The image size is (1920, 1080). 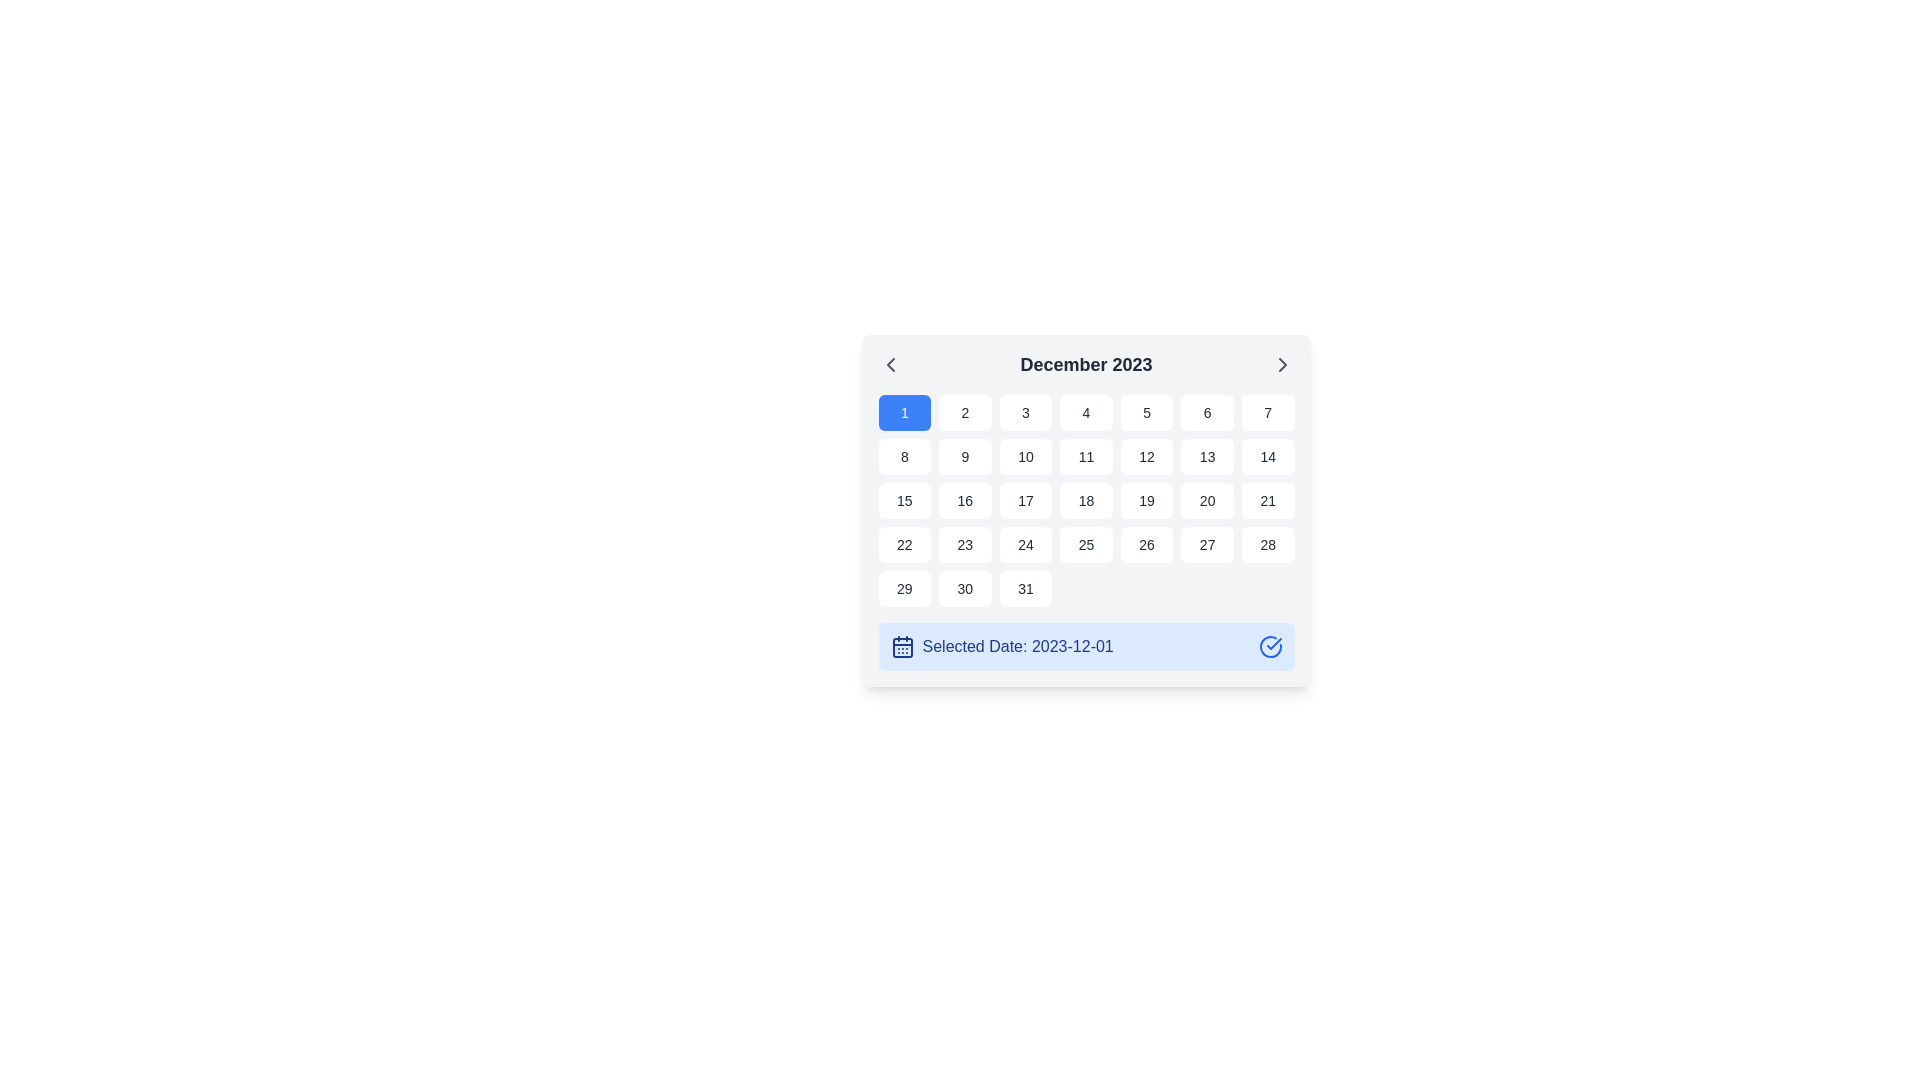 I want to click on the button displaying the number '20' in gray color, located in the fourth row and sixth column of the date grid for December 2023, so click(x=1206, y=500).